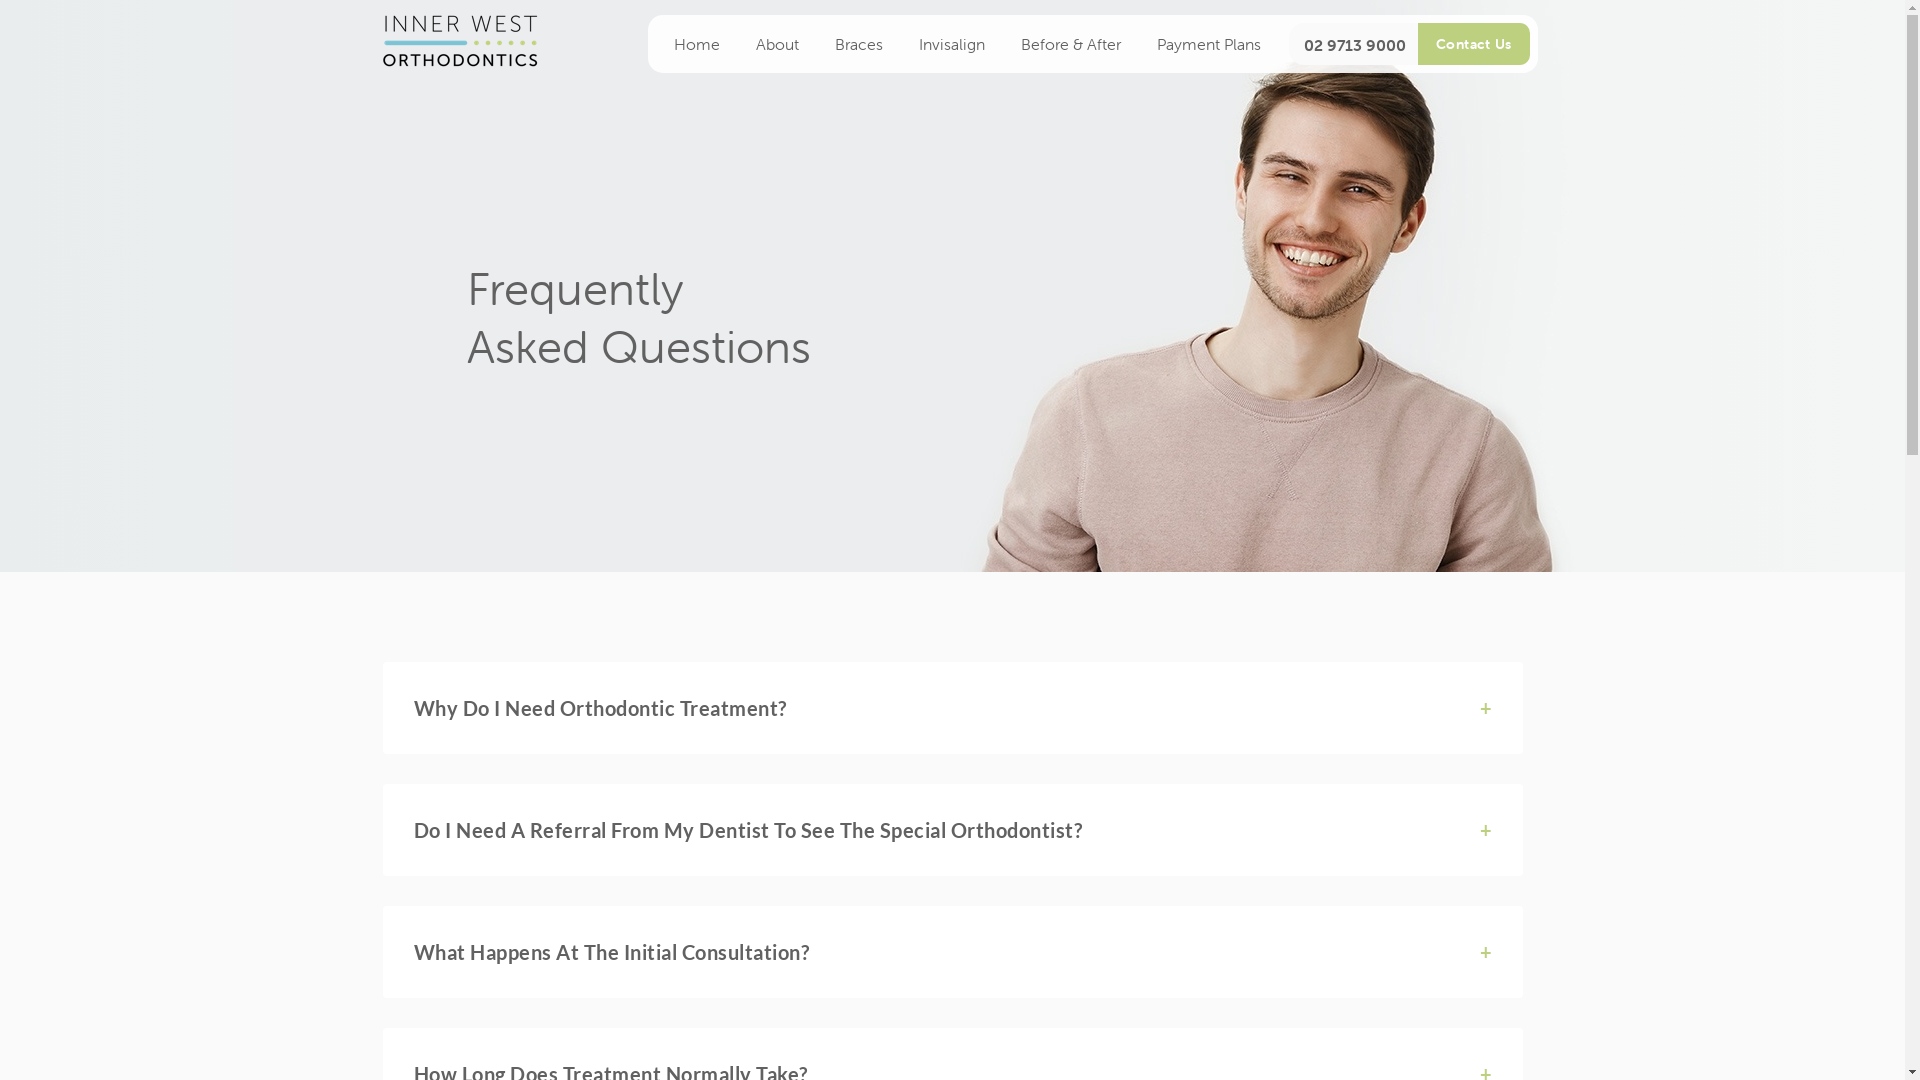  Describe the element at coordinates (1350, 45) in the screenshot. I see `'02 9713 9000'` at that location.